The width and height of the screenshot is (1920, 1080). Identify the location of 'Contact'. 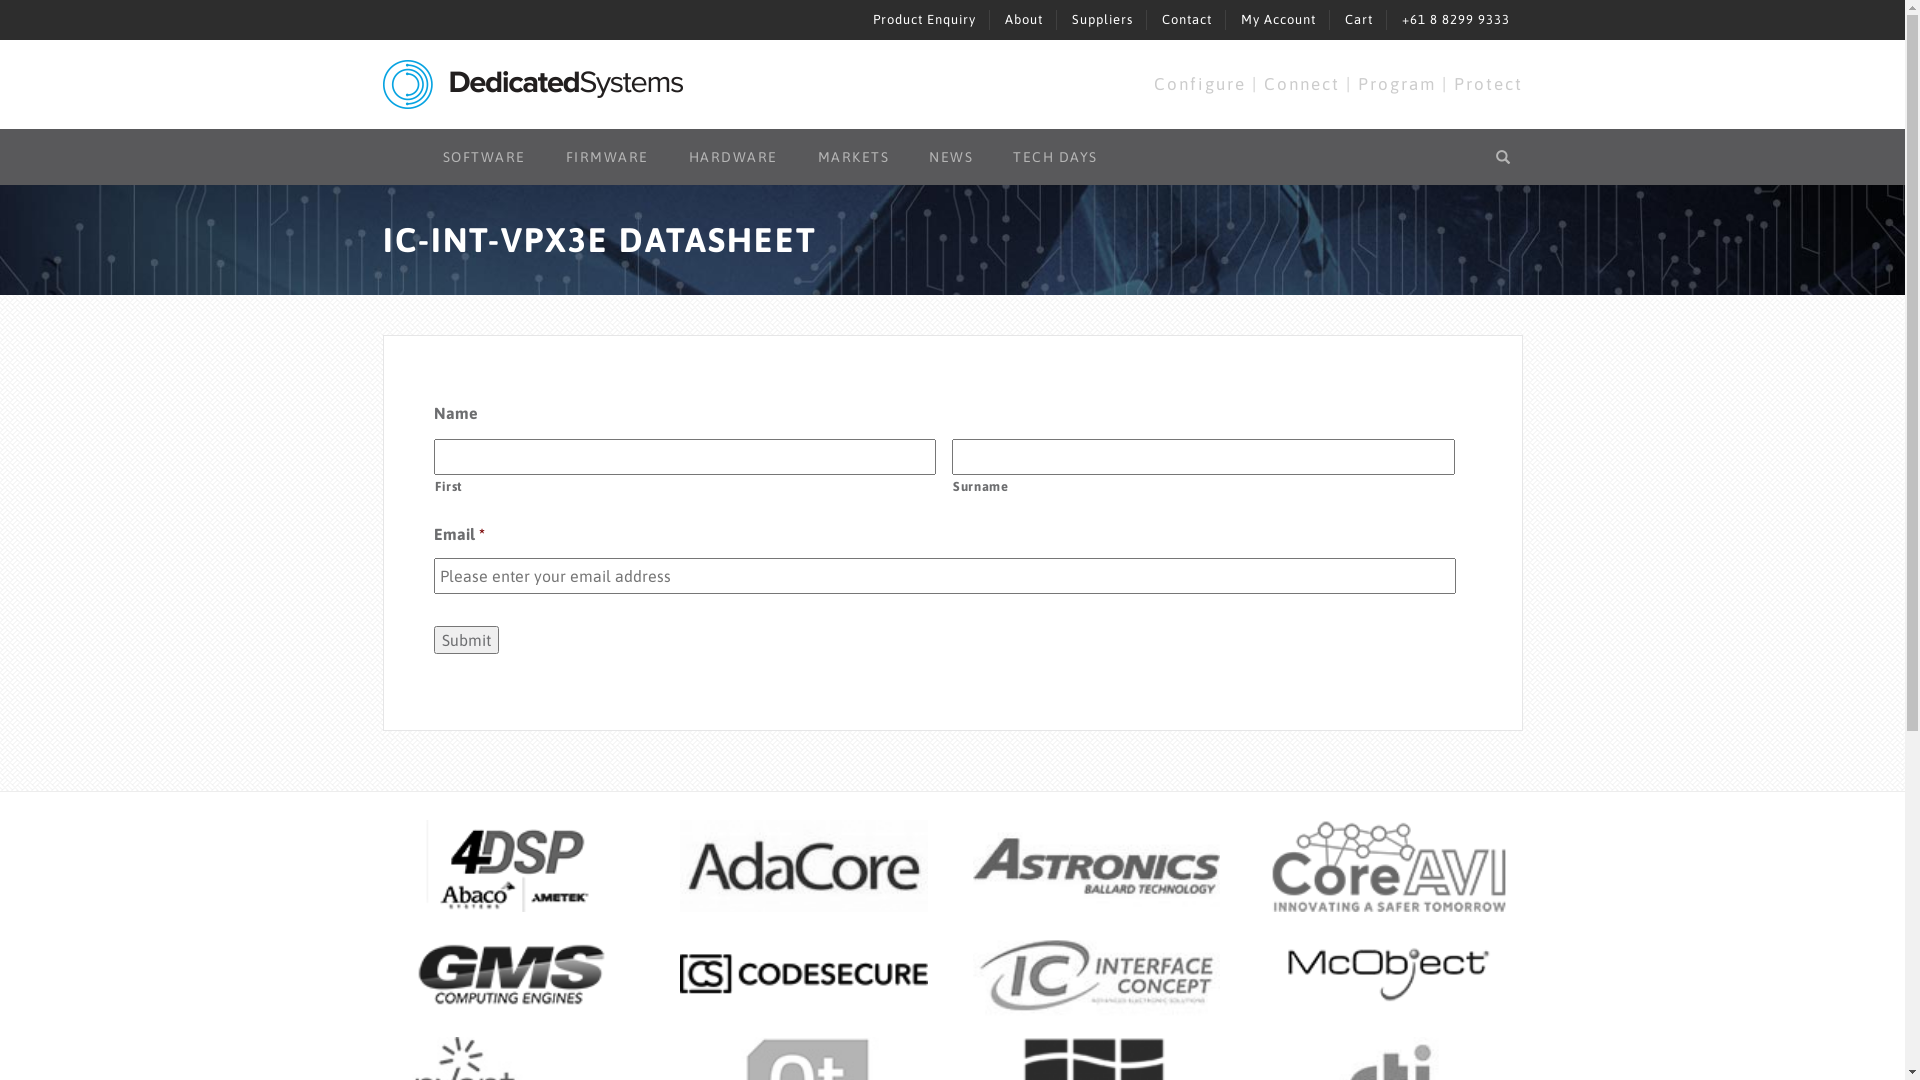
(1186, 19).